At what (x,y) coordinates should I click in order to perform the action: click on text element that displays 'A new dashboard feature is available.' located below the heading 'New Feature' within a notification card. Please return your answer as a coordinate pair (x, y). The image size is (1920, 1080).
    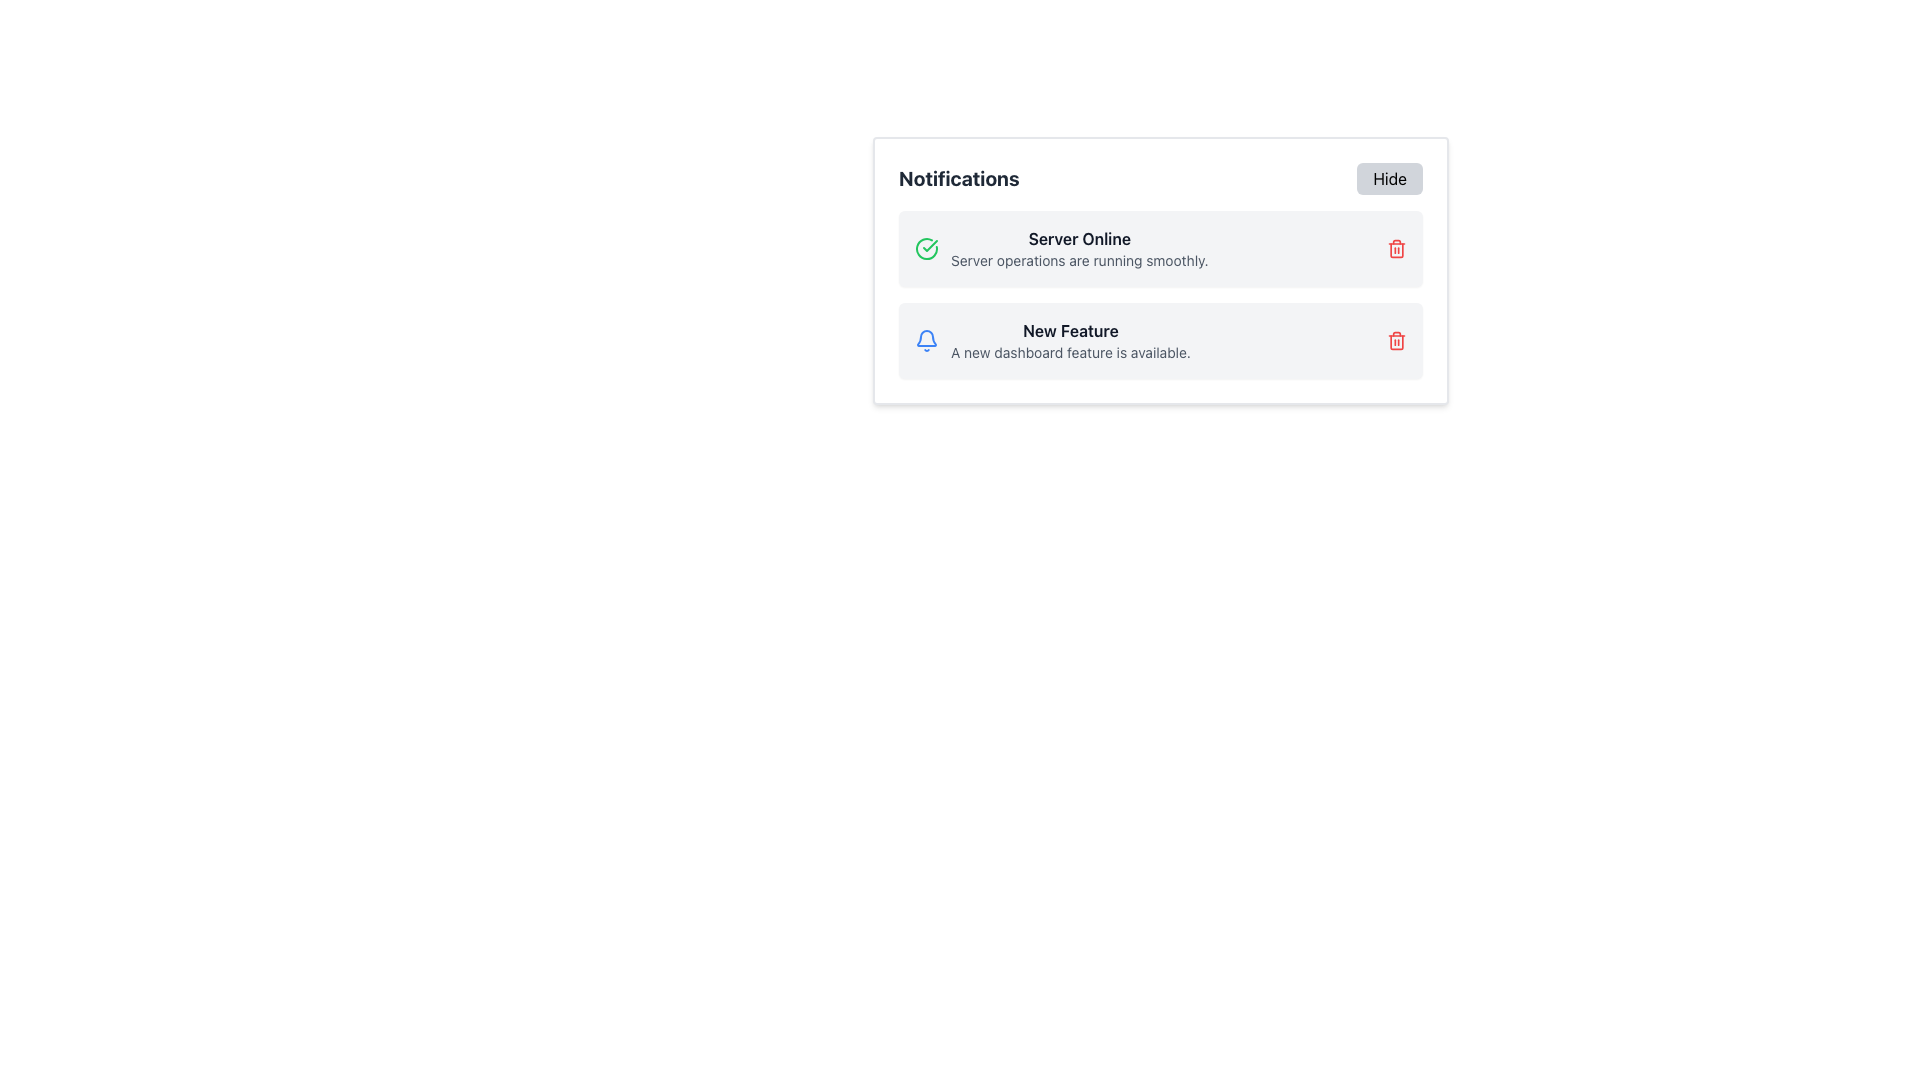
    Looking at the image, I should click on (1069, 352).